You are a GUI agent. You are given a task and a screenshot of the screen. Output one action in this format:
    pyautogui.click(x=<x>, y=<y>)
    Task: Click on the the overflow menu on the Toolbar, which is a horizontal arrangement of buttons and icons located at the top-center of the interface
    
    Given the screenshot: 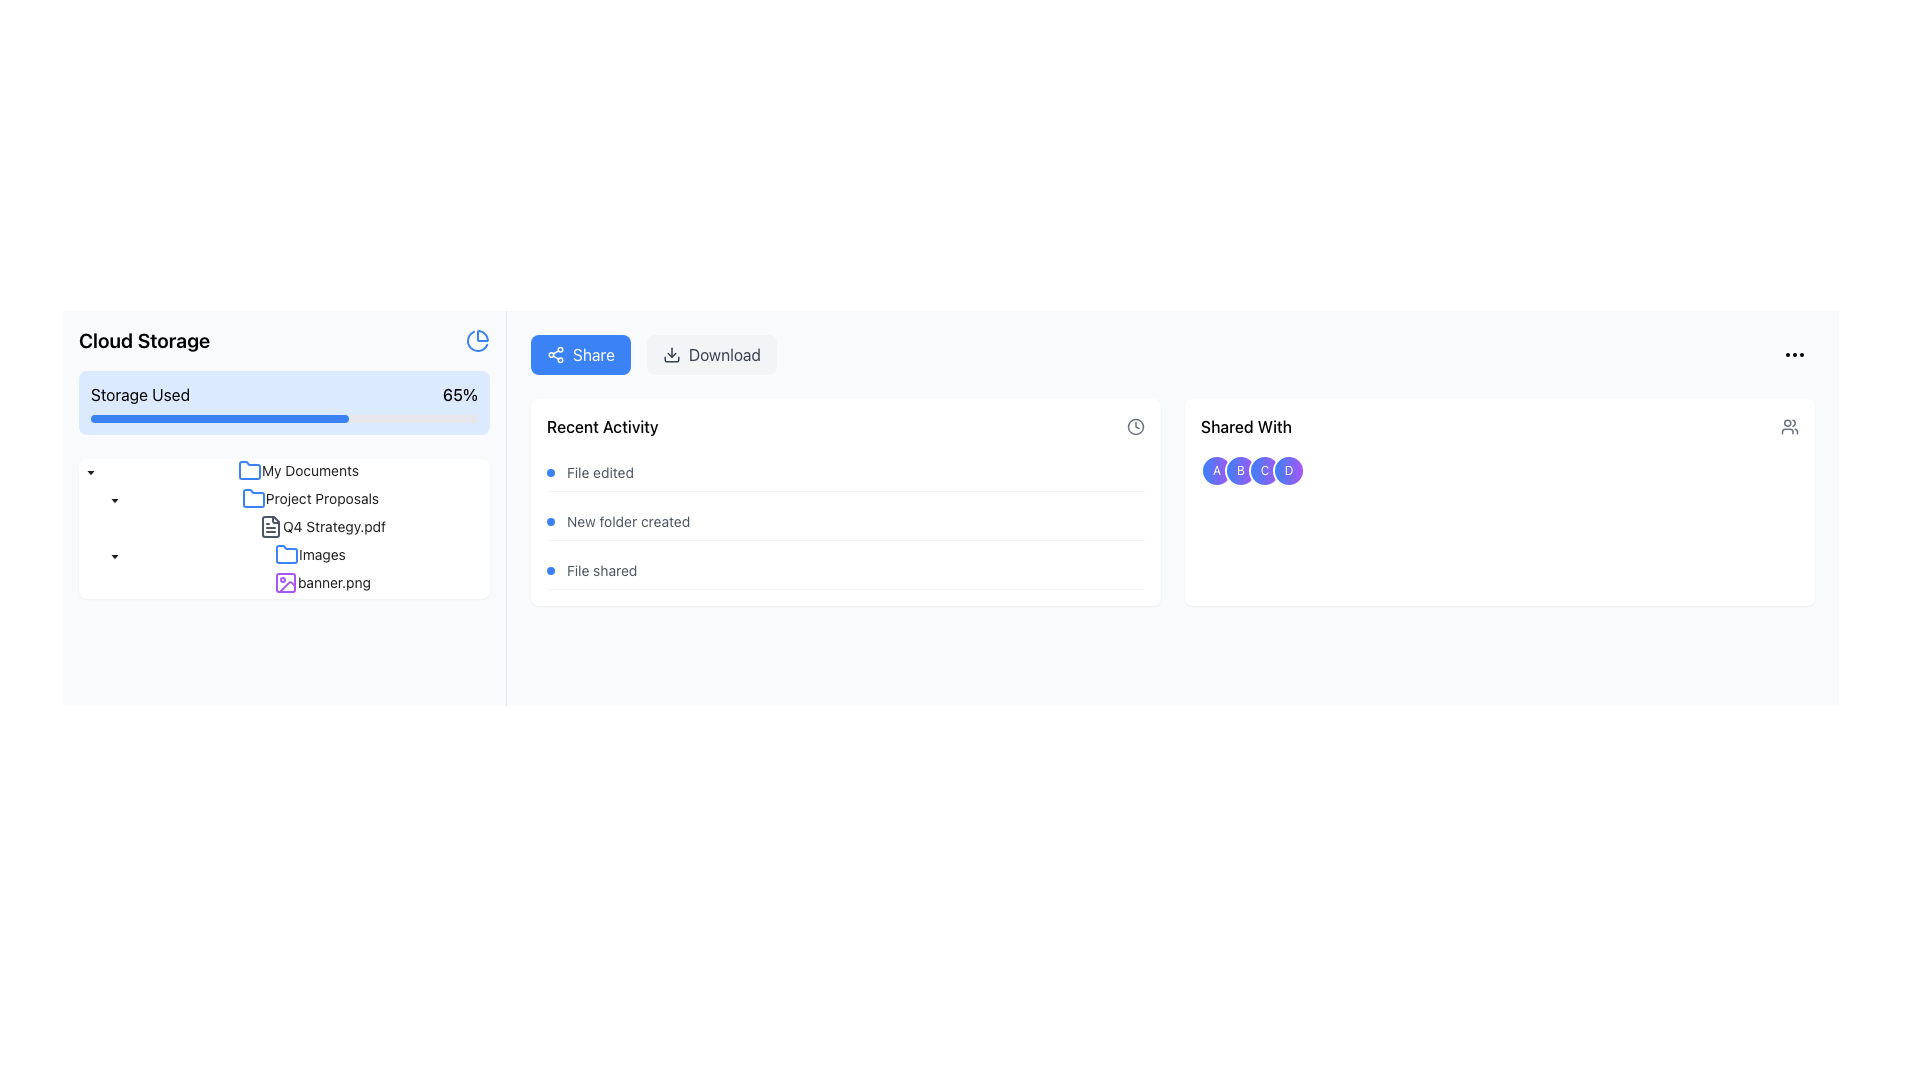 What is the action you would take?
    pyautogui.click(x=1172, y=353)
    